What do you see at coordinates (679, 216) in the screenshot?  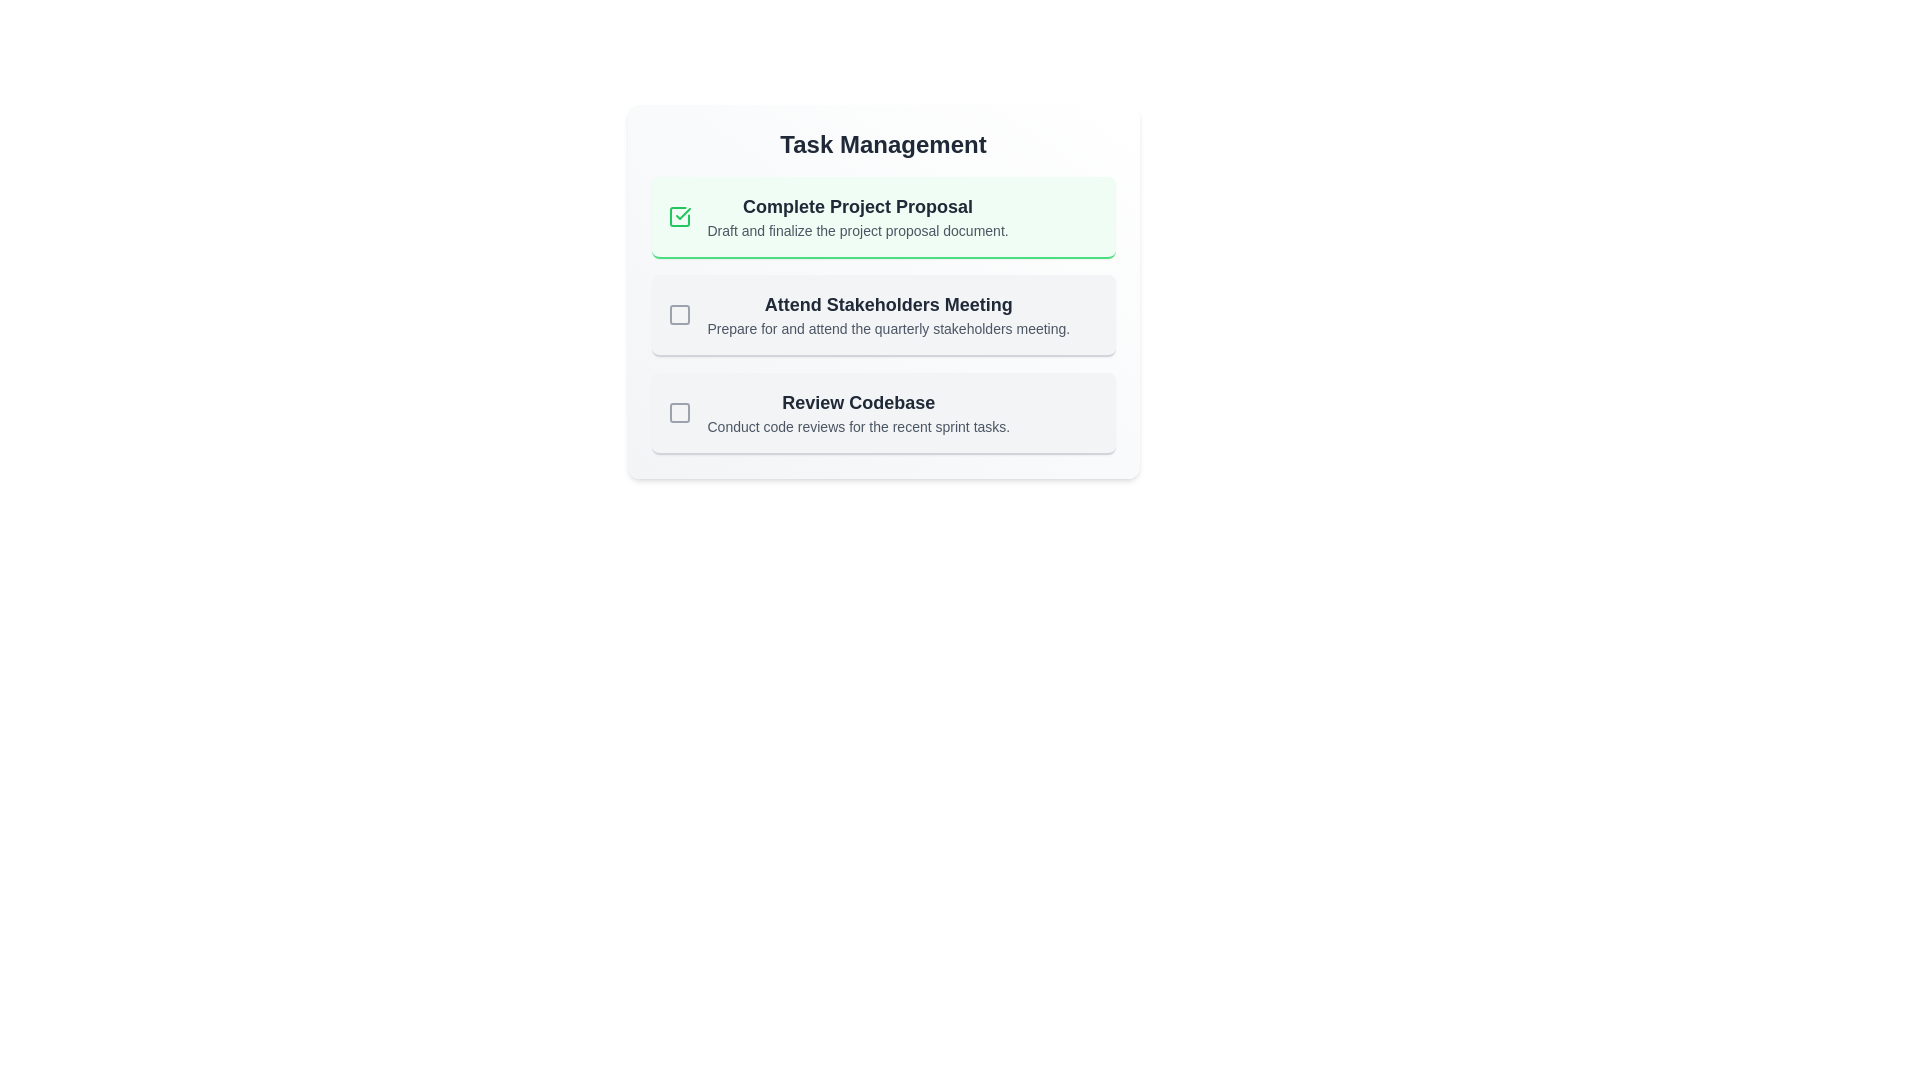 I see `the checkbox indicating the completion status of the 'Complete Project Proposal' task, which is located to the left of the task title` at bounding box center [679, 216].